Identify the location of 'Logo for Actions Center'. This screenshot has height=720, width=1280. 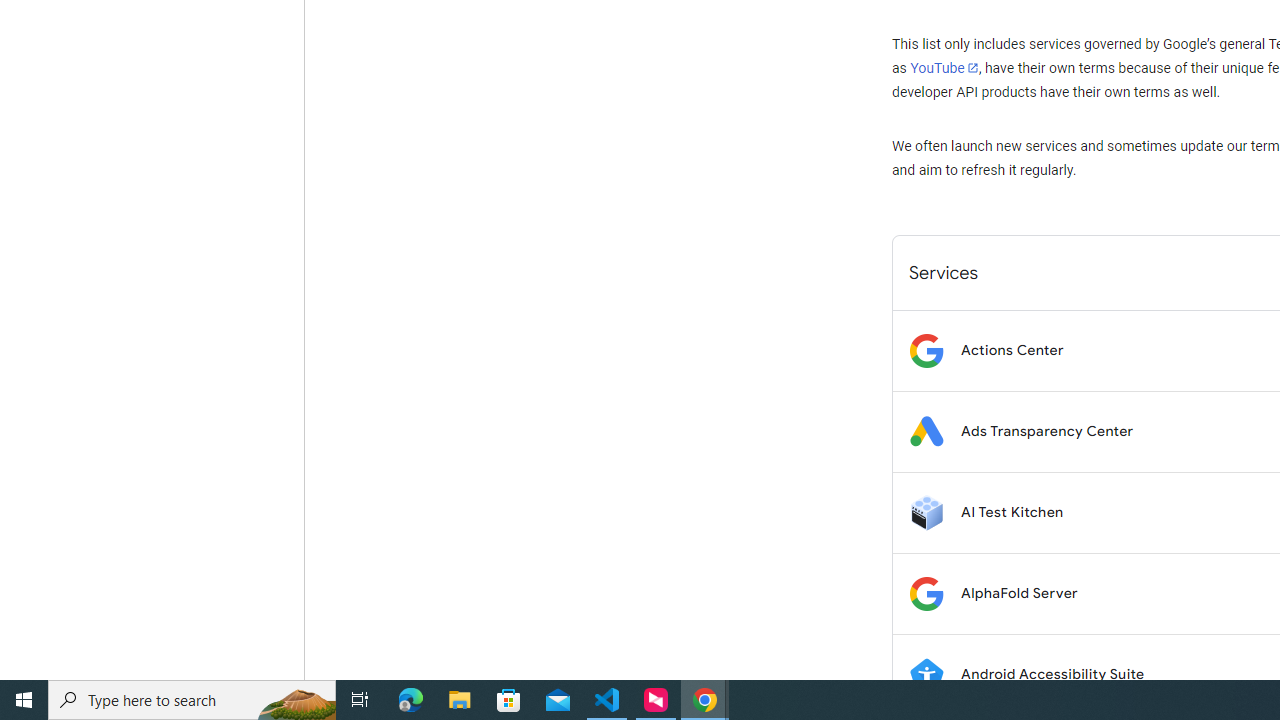
(925, 349).